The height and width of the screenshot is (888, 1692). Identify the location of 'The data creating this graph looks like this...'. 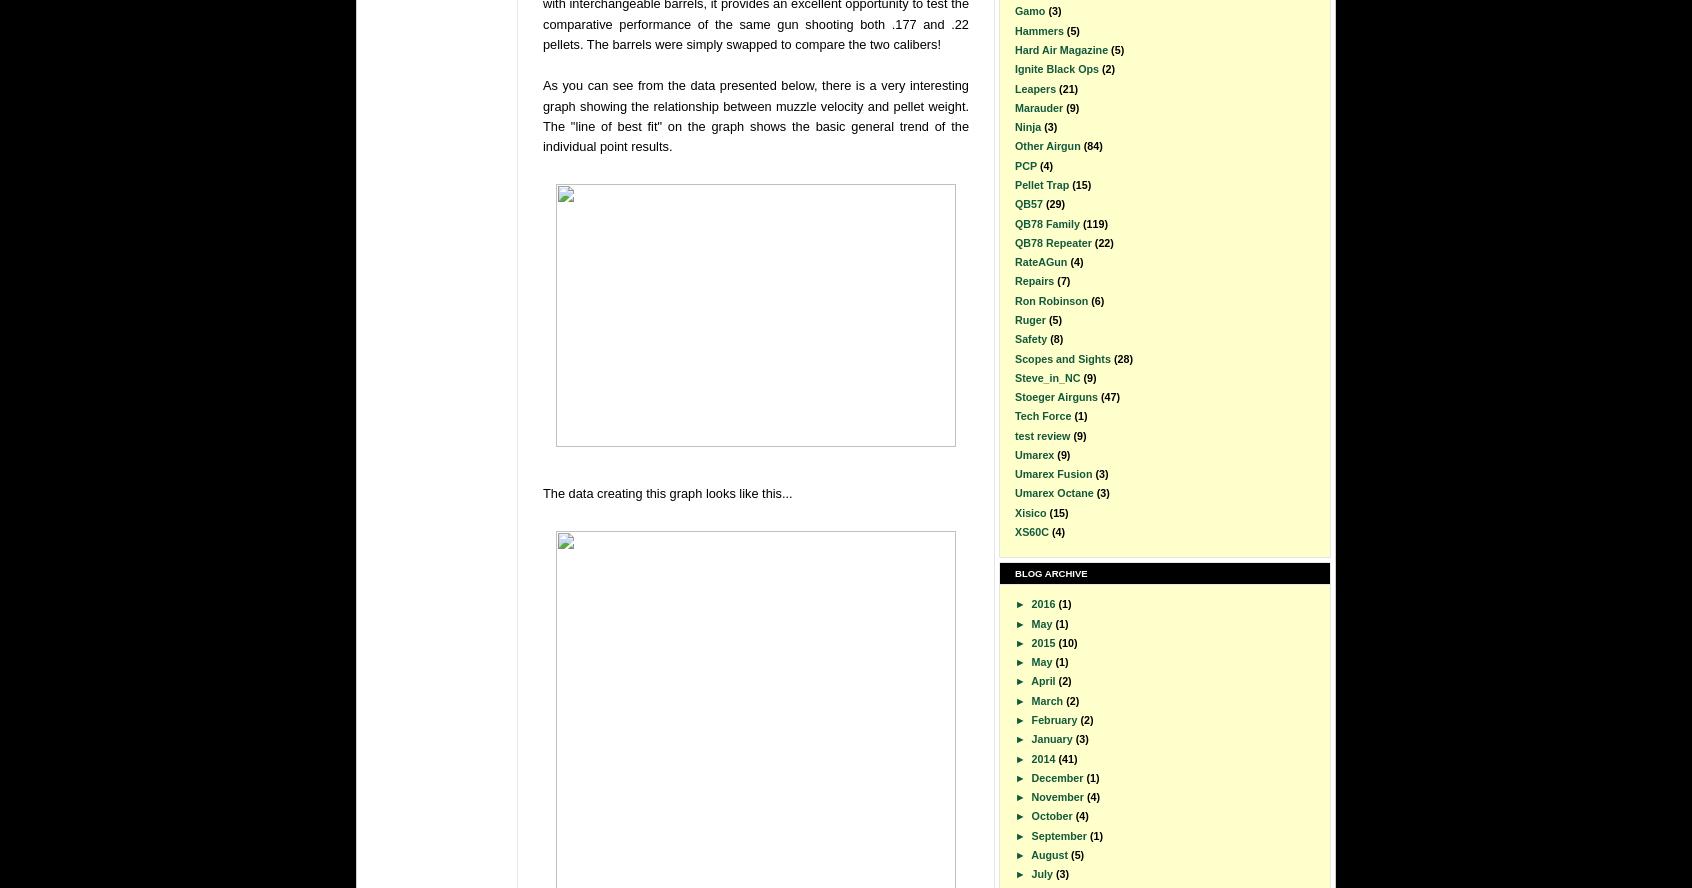
(667, 492).